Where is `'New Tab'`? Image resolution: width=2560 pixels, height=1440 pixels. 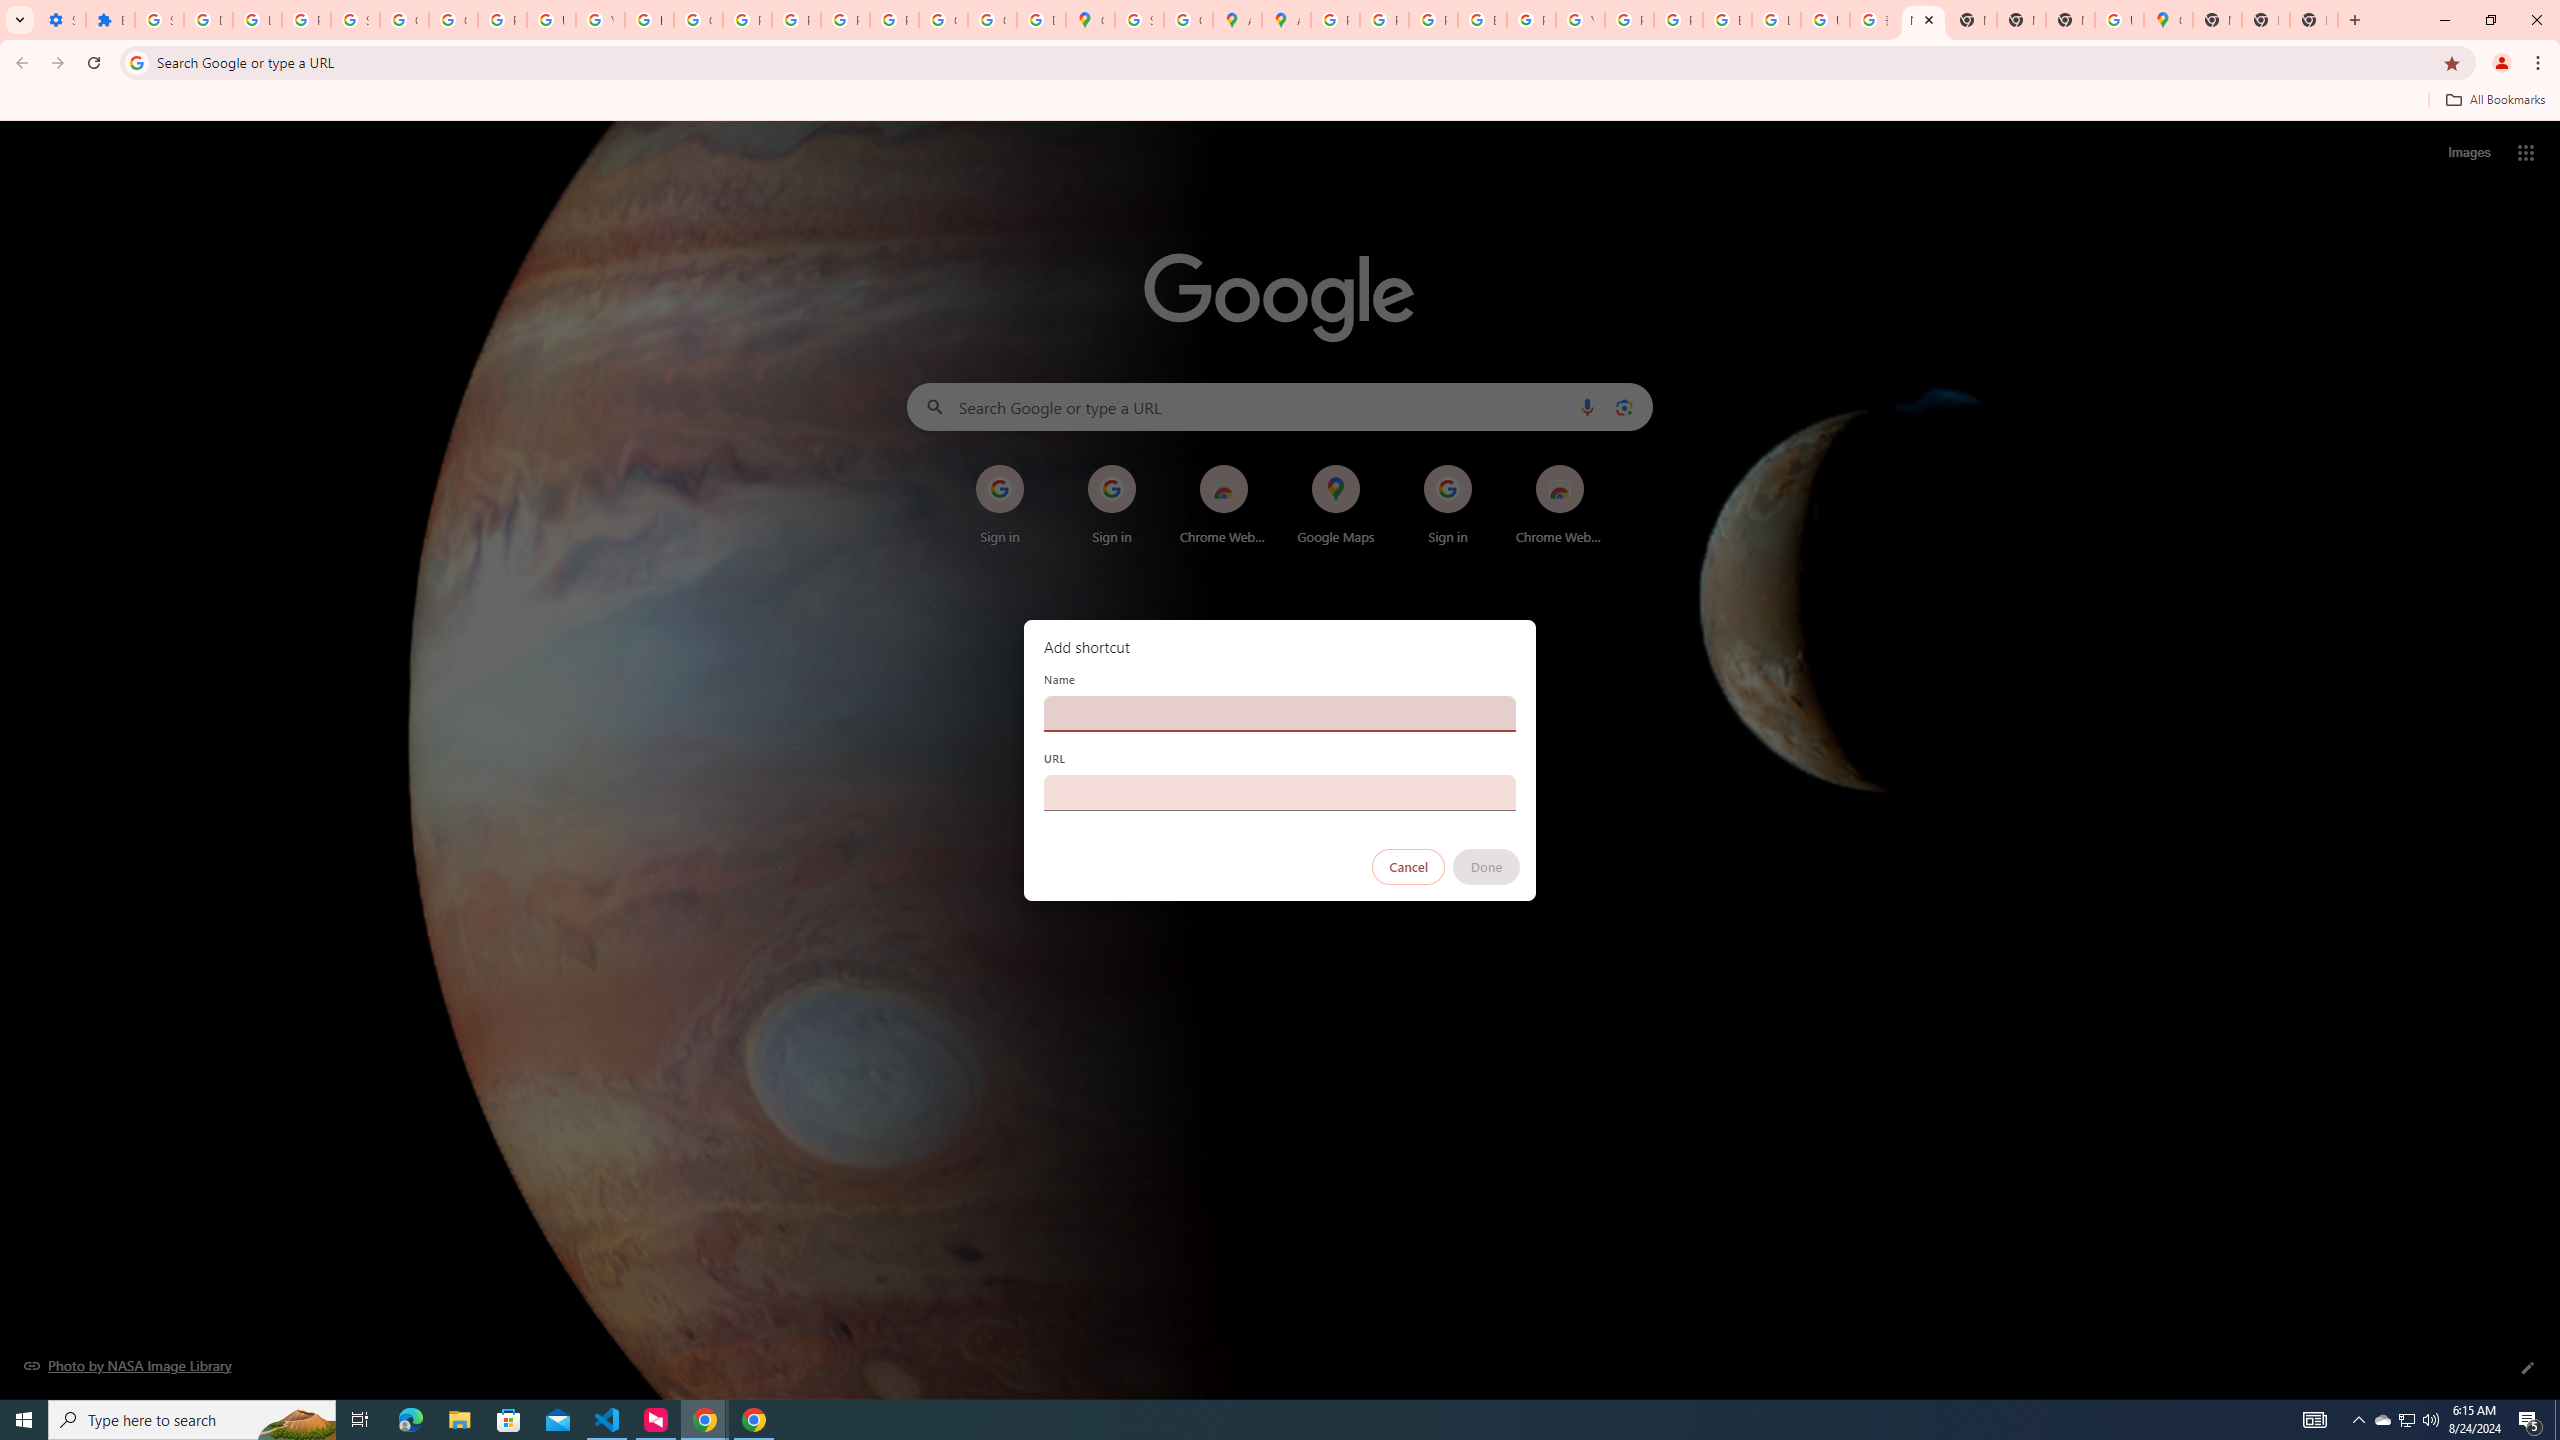 'New Tab' is located at coordinates (2265, 19).